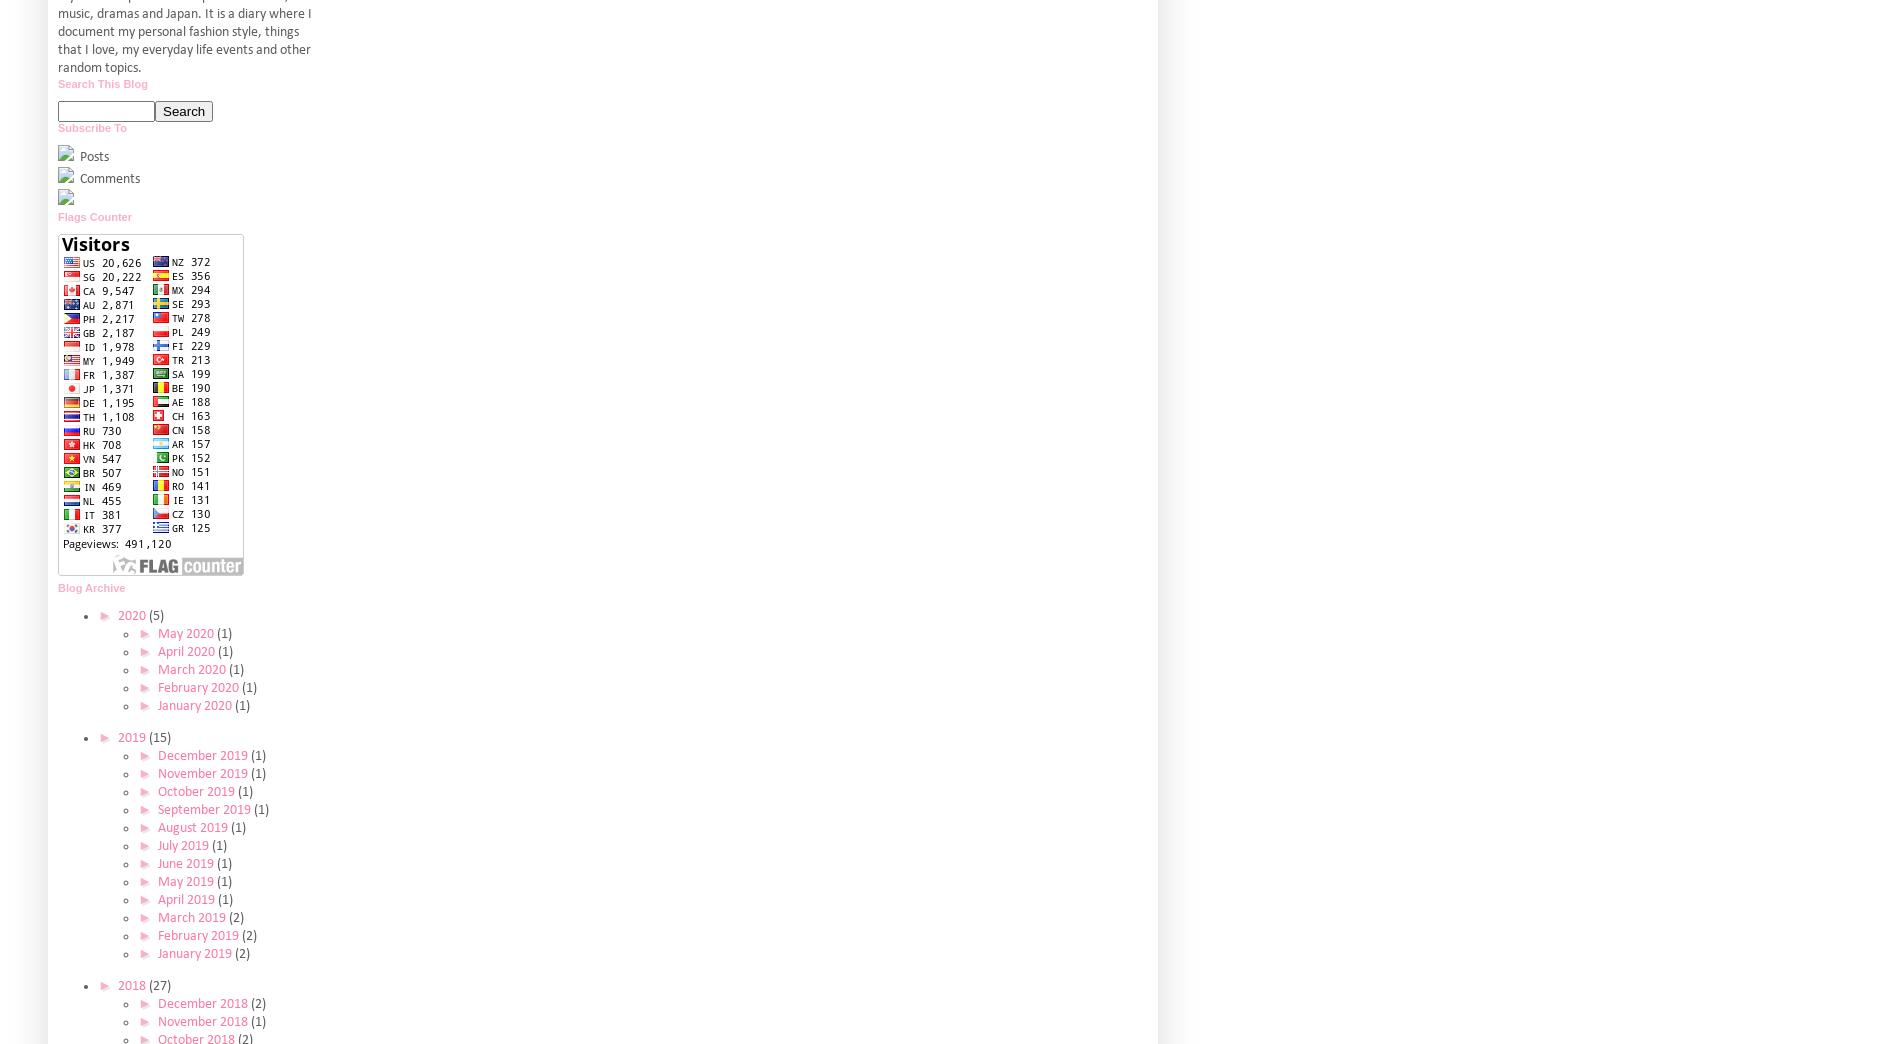 The width and height of the screenshot is (1898, 1044). I want to click on 'May 2019', so click(156, 881).